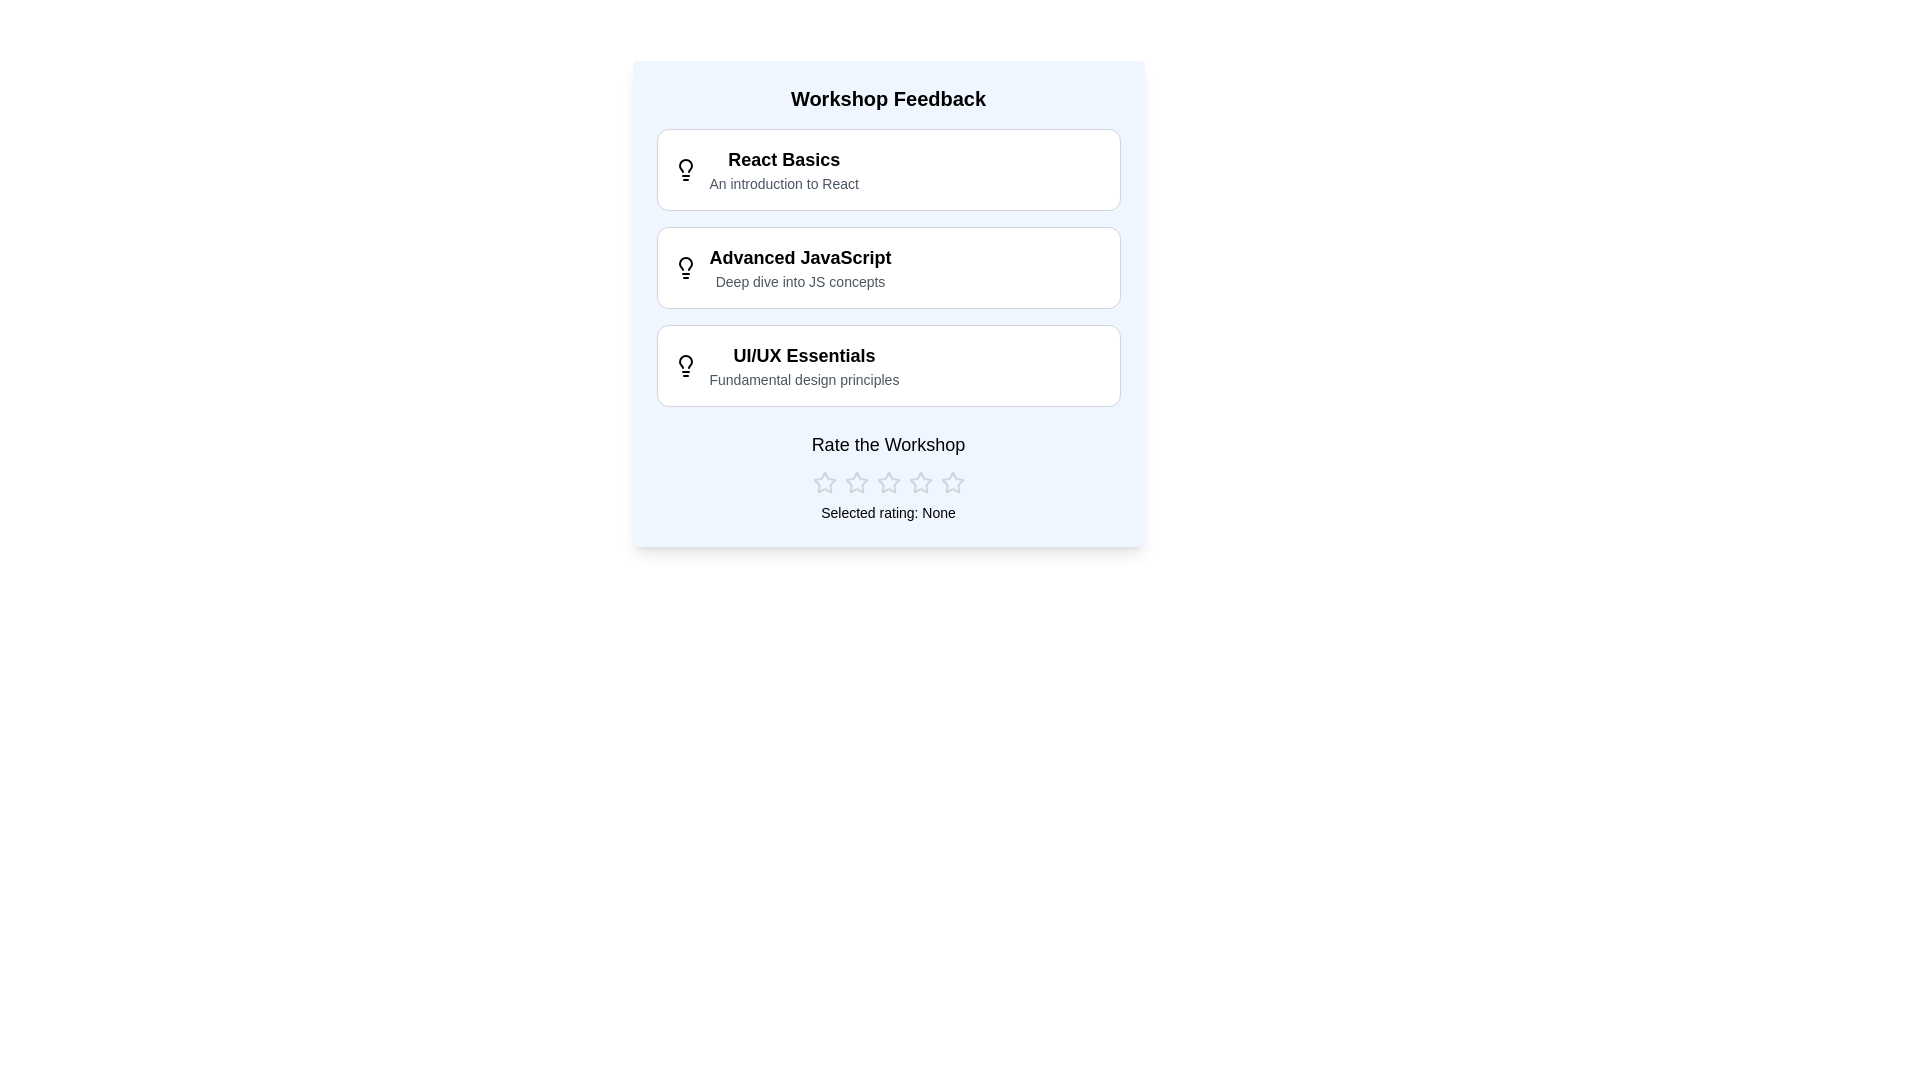  What do you see at coordinates (887, 266) in the screenshot?
I see `the specific card title or description within the group of information cards for workshop feedback, located centrally below the title 'Workshop Feedback.'` at bounding box center [887, 266].